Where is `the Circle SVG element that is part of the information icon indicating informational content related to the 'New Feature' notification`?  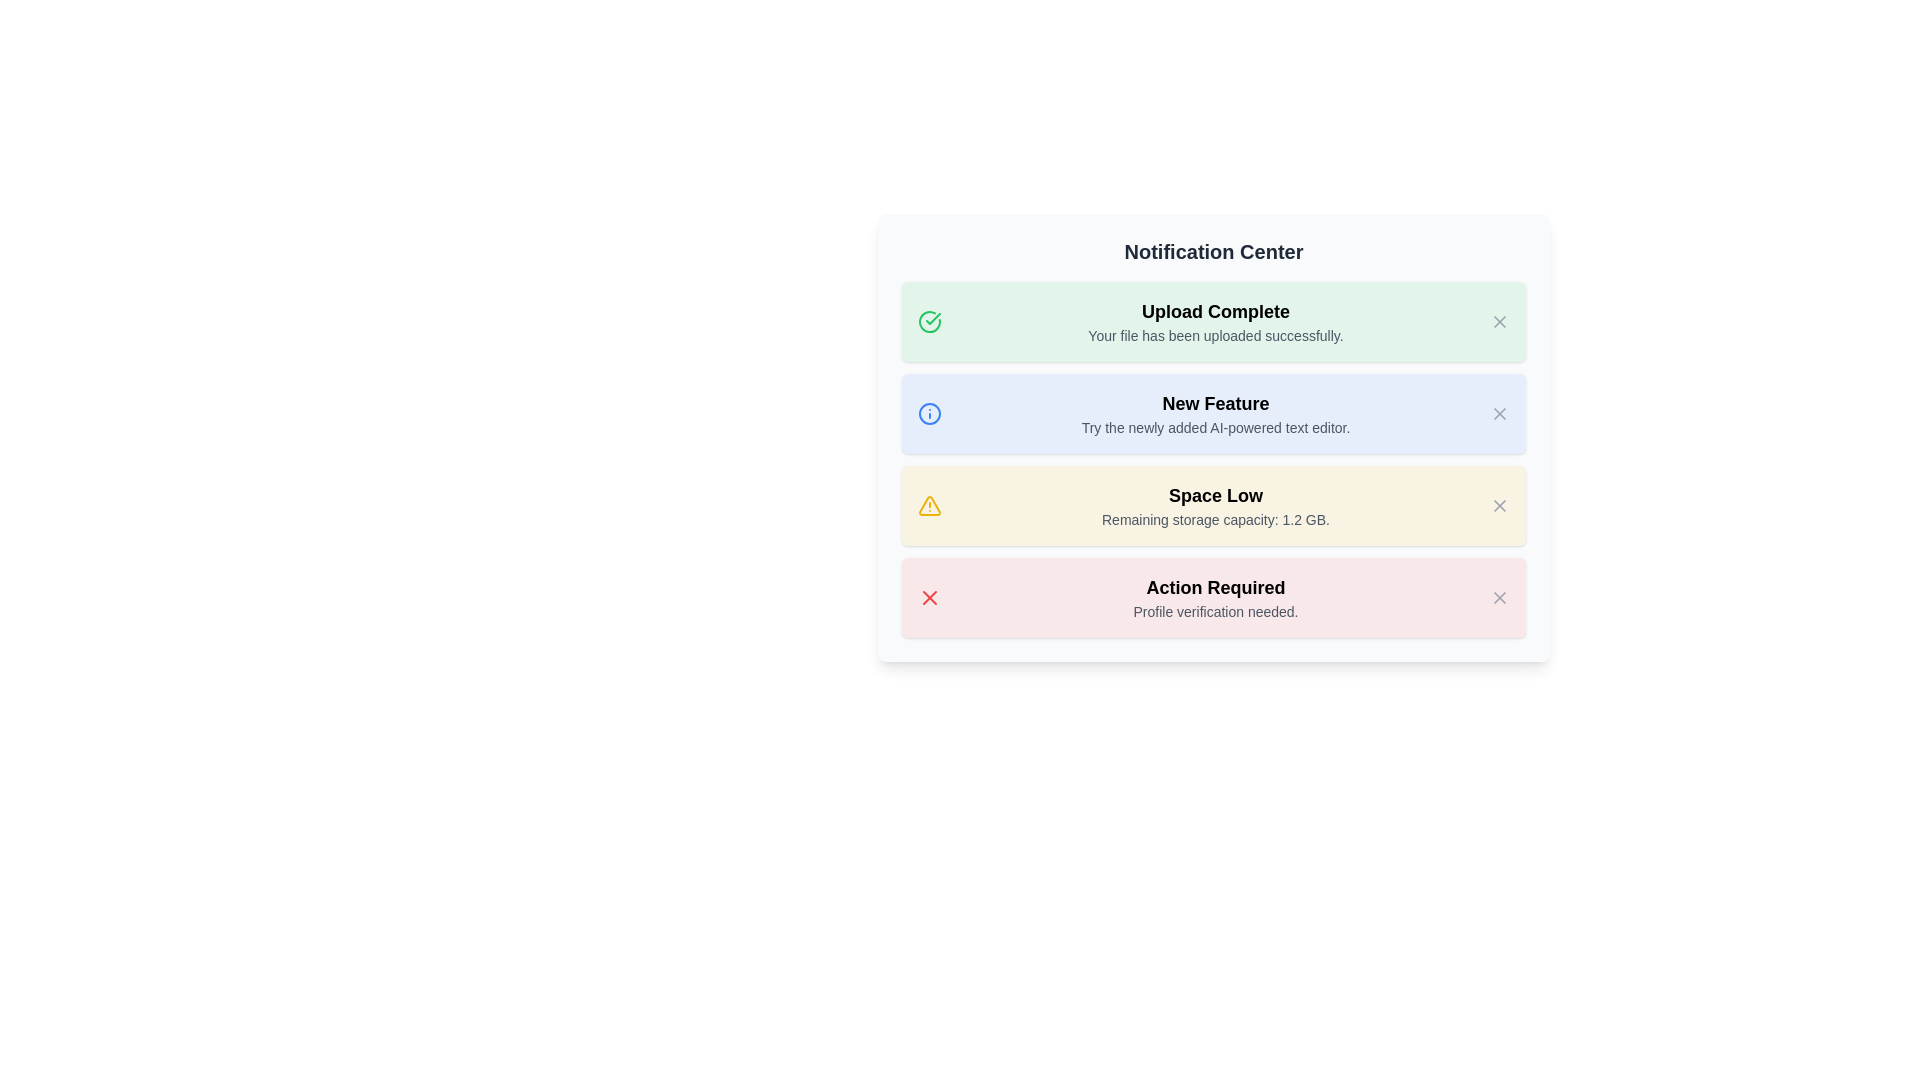
the Circle SVG element that is part of the information icon indicating informational content related to the 'New Feature' notification is located at coordinates (929, 412).